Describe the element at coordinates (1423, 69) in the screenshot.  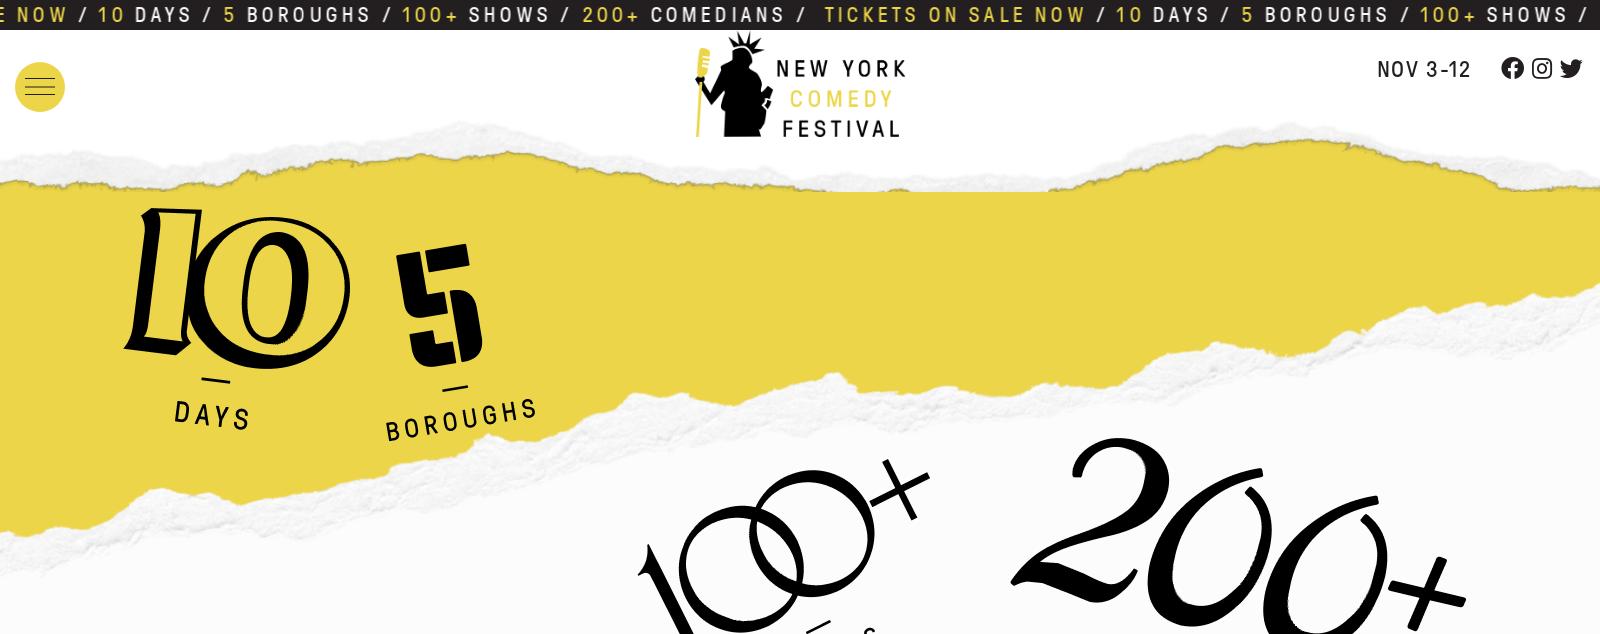
I see `'Nov 3-12'` at that location.